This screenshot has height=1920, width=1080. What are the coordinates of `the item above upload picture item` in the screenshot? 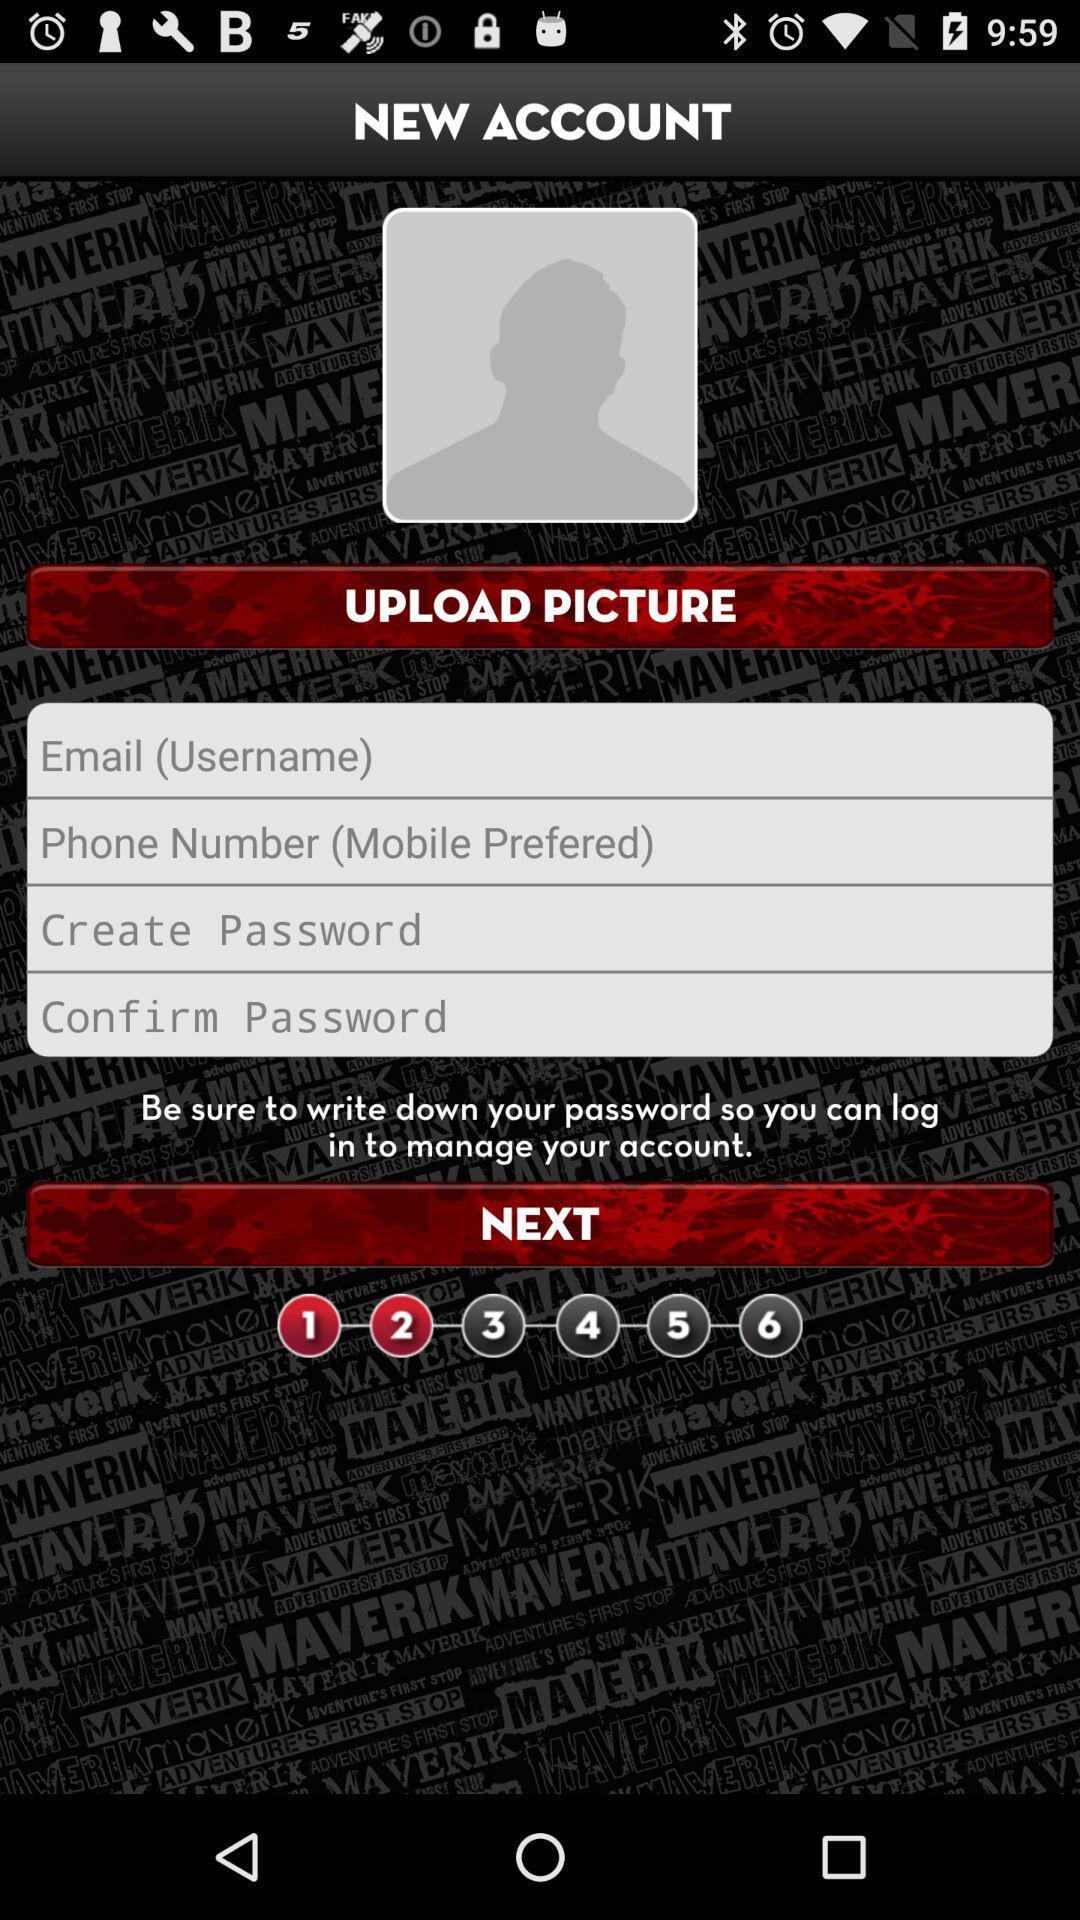 It's located at (540, 365).